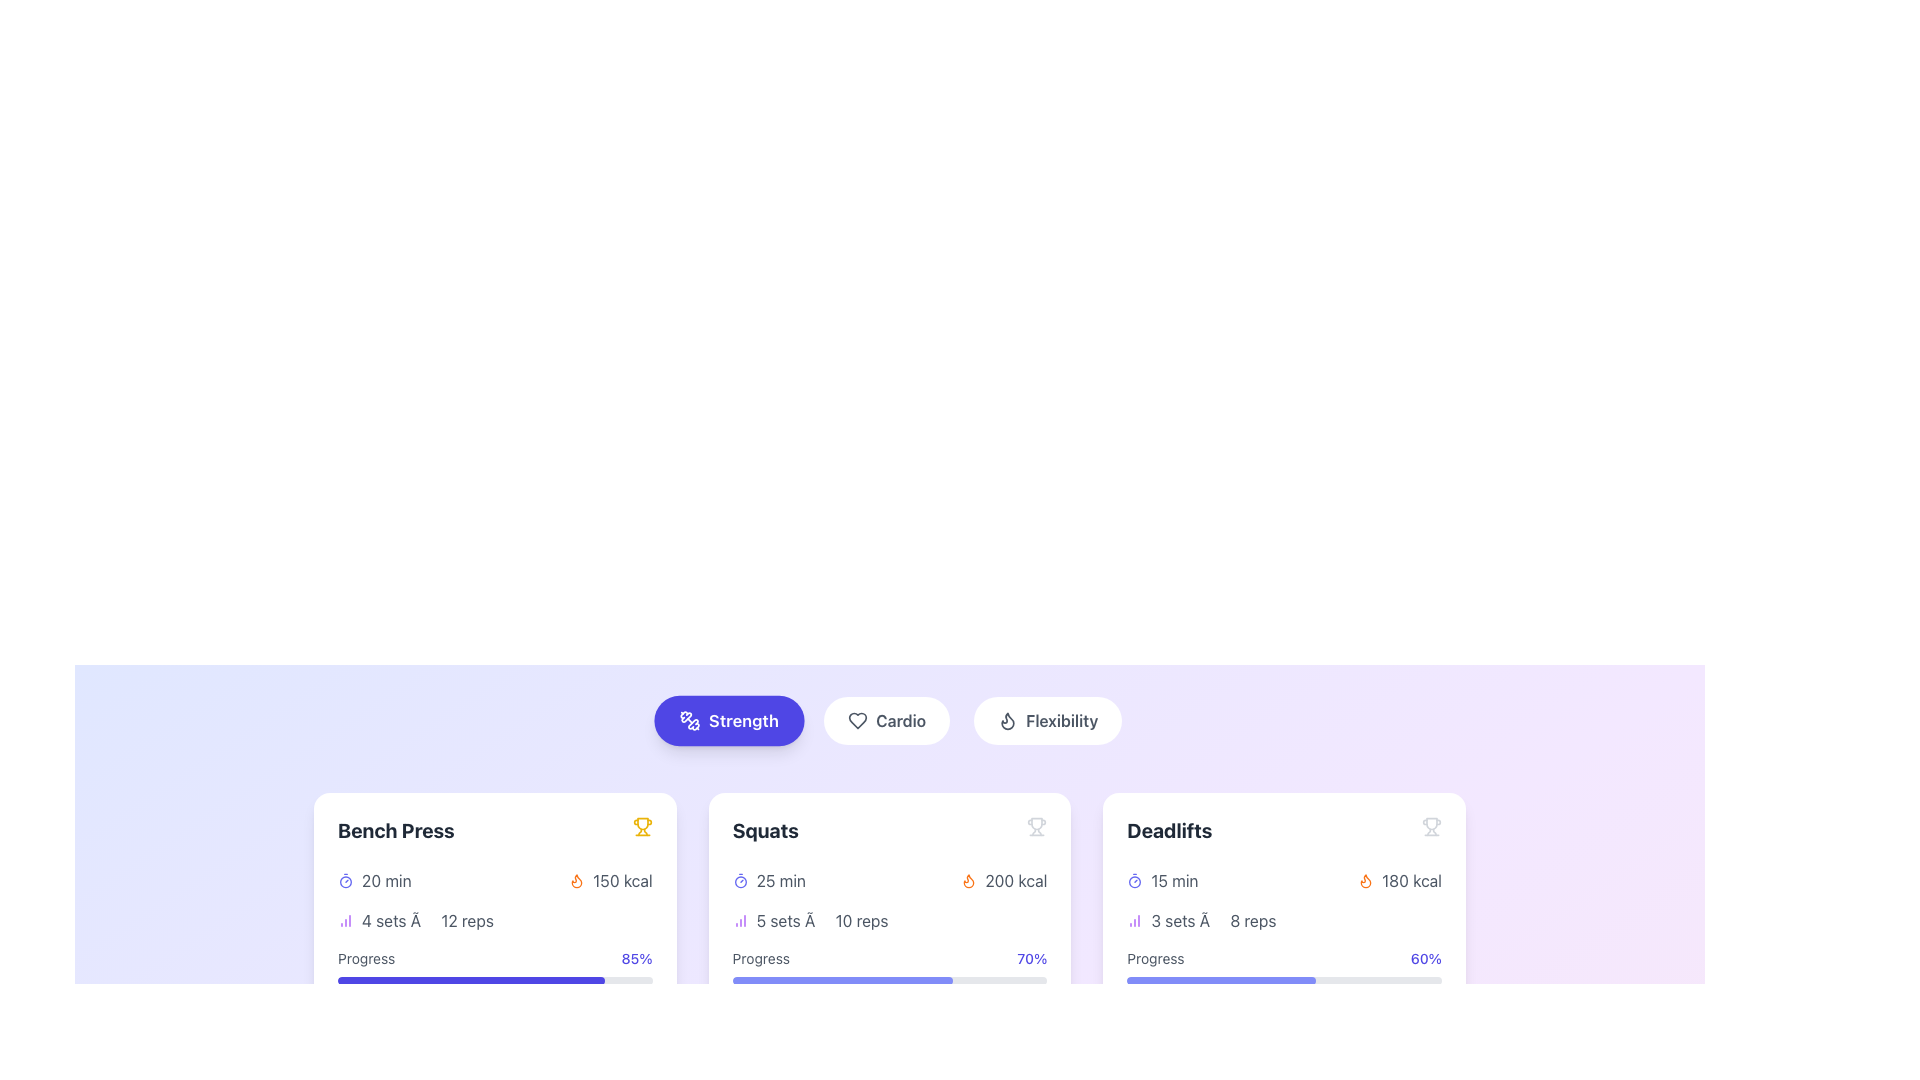  I want to click on the progress bar labeled 'Progress' with 70% indication within the 'Squats' card, located at the bottom of the card layout, so click(888, 966).